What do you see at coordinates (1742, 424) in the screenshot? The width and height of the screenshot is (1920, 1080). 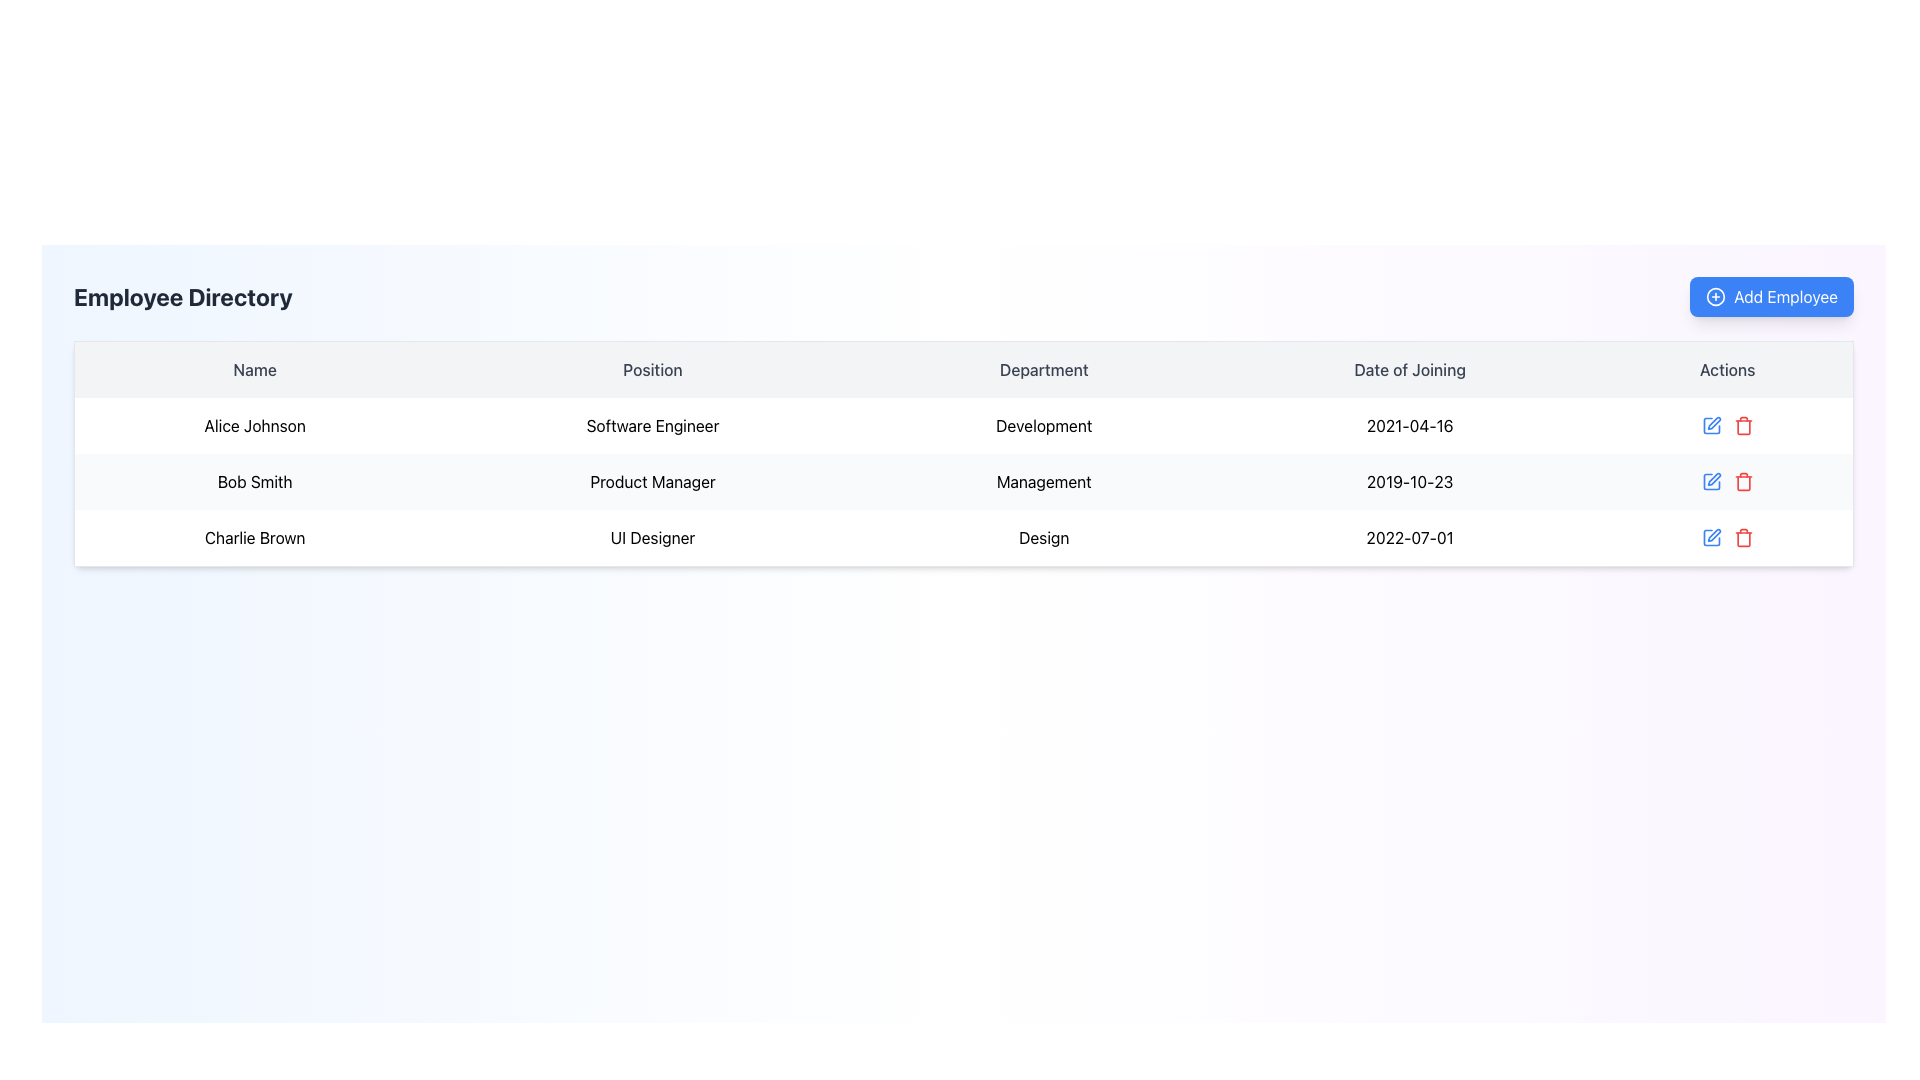 I see `the red trash can icon in the 'Actions' column of the second row in the table for 'Bob Smith'` at bounding box center [1742, 424].